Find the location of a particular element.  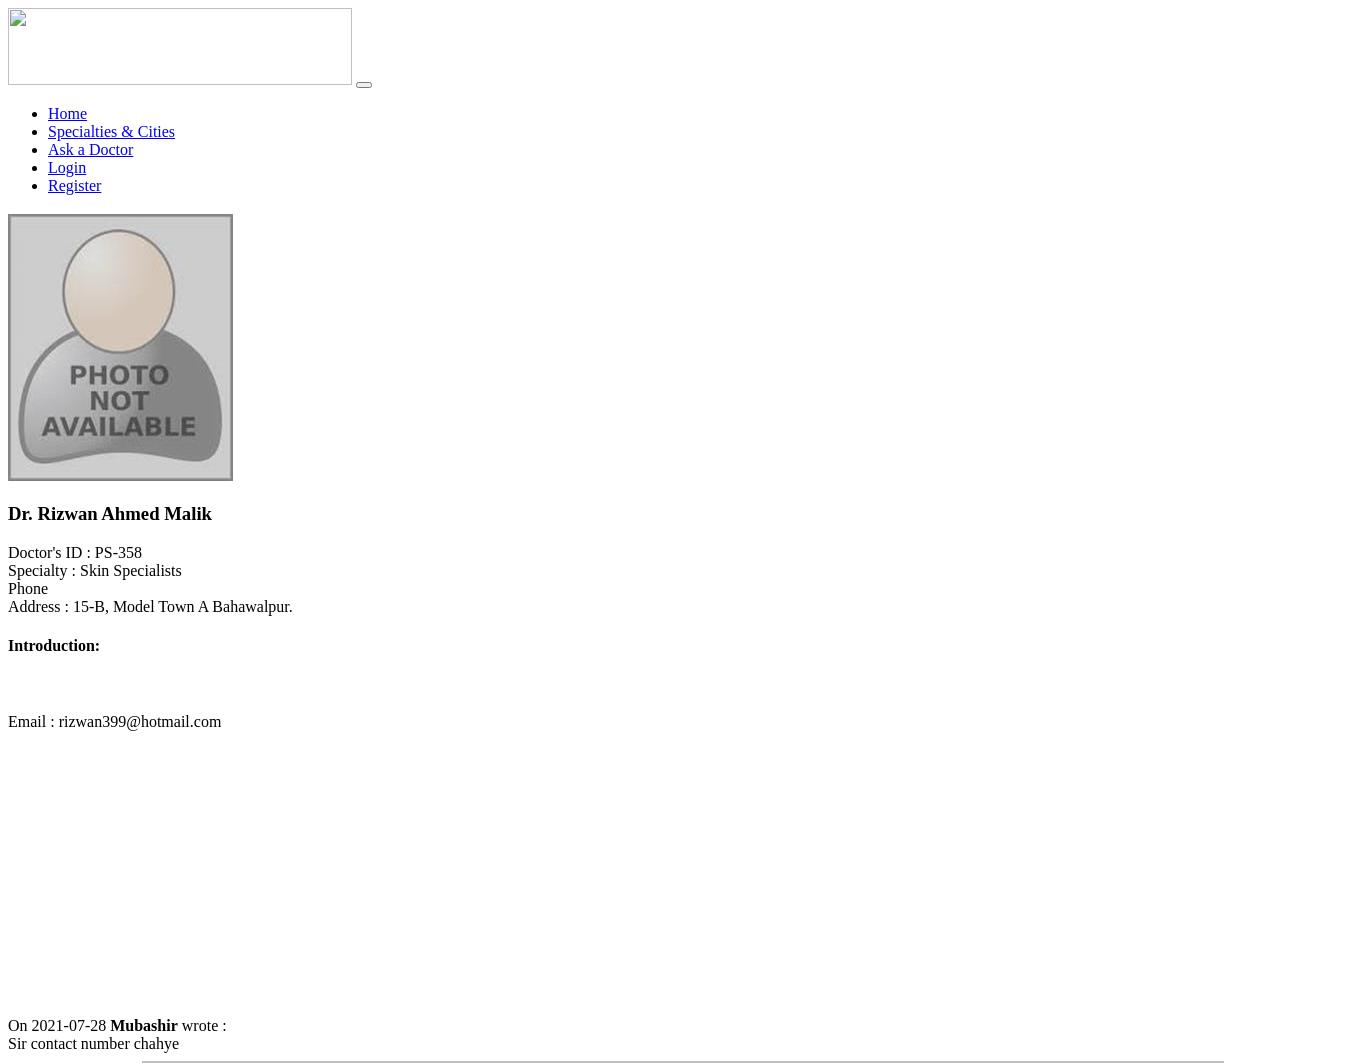

'wrote :' is located at coordinates (200, 1023).